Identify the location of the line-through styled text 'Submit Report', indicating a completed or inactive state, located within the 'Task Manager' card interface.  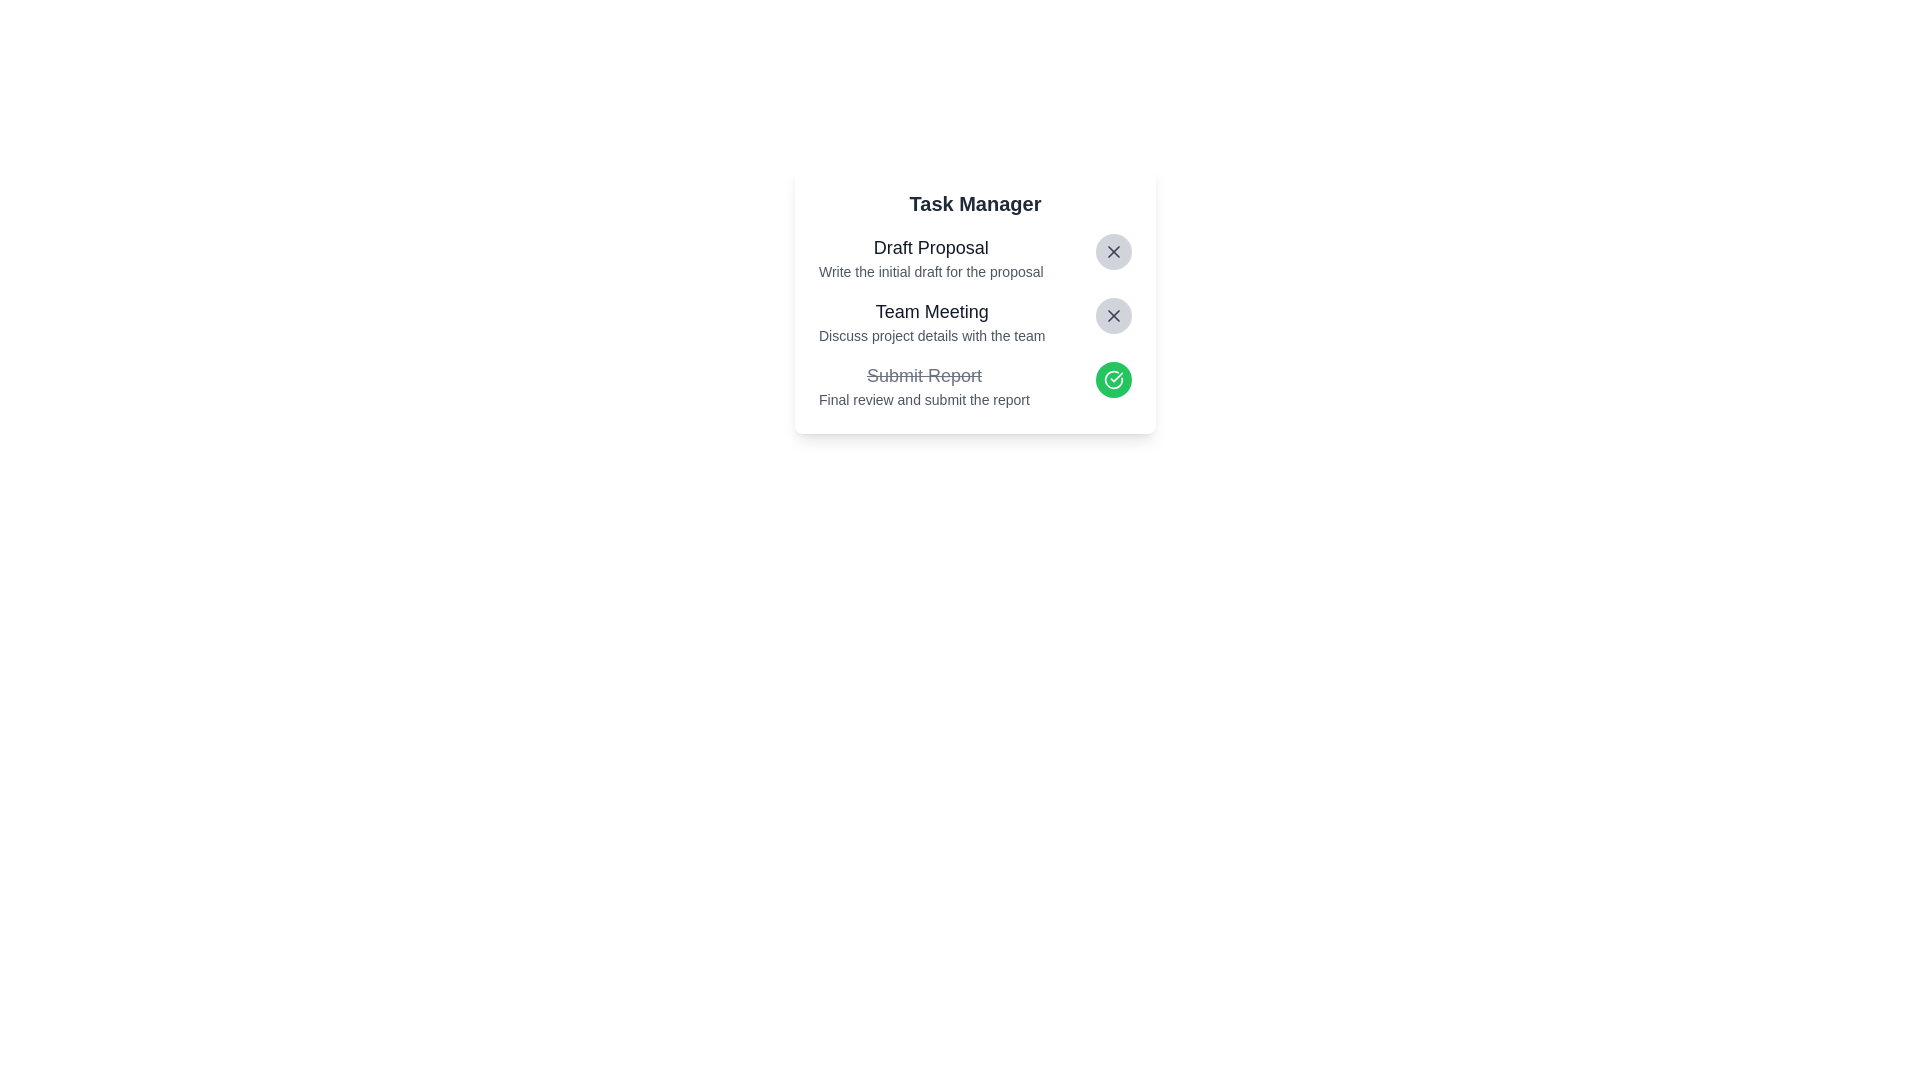
(923, 375).